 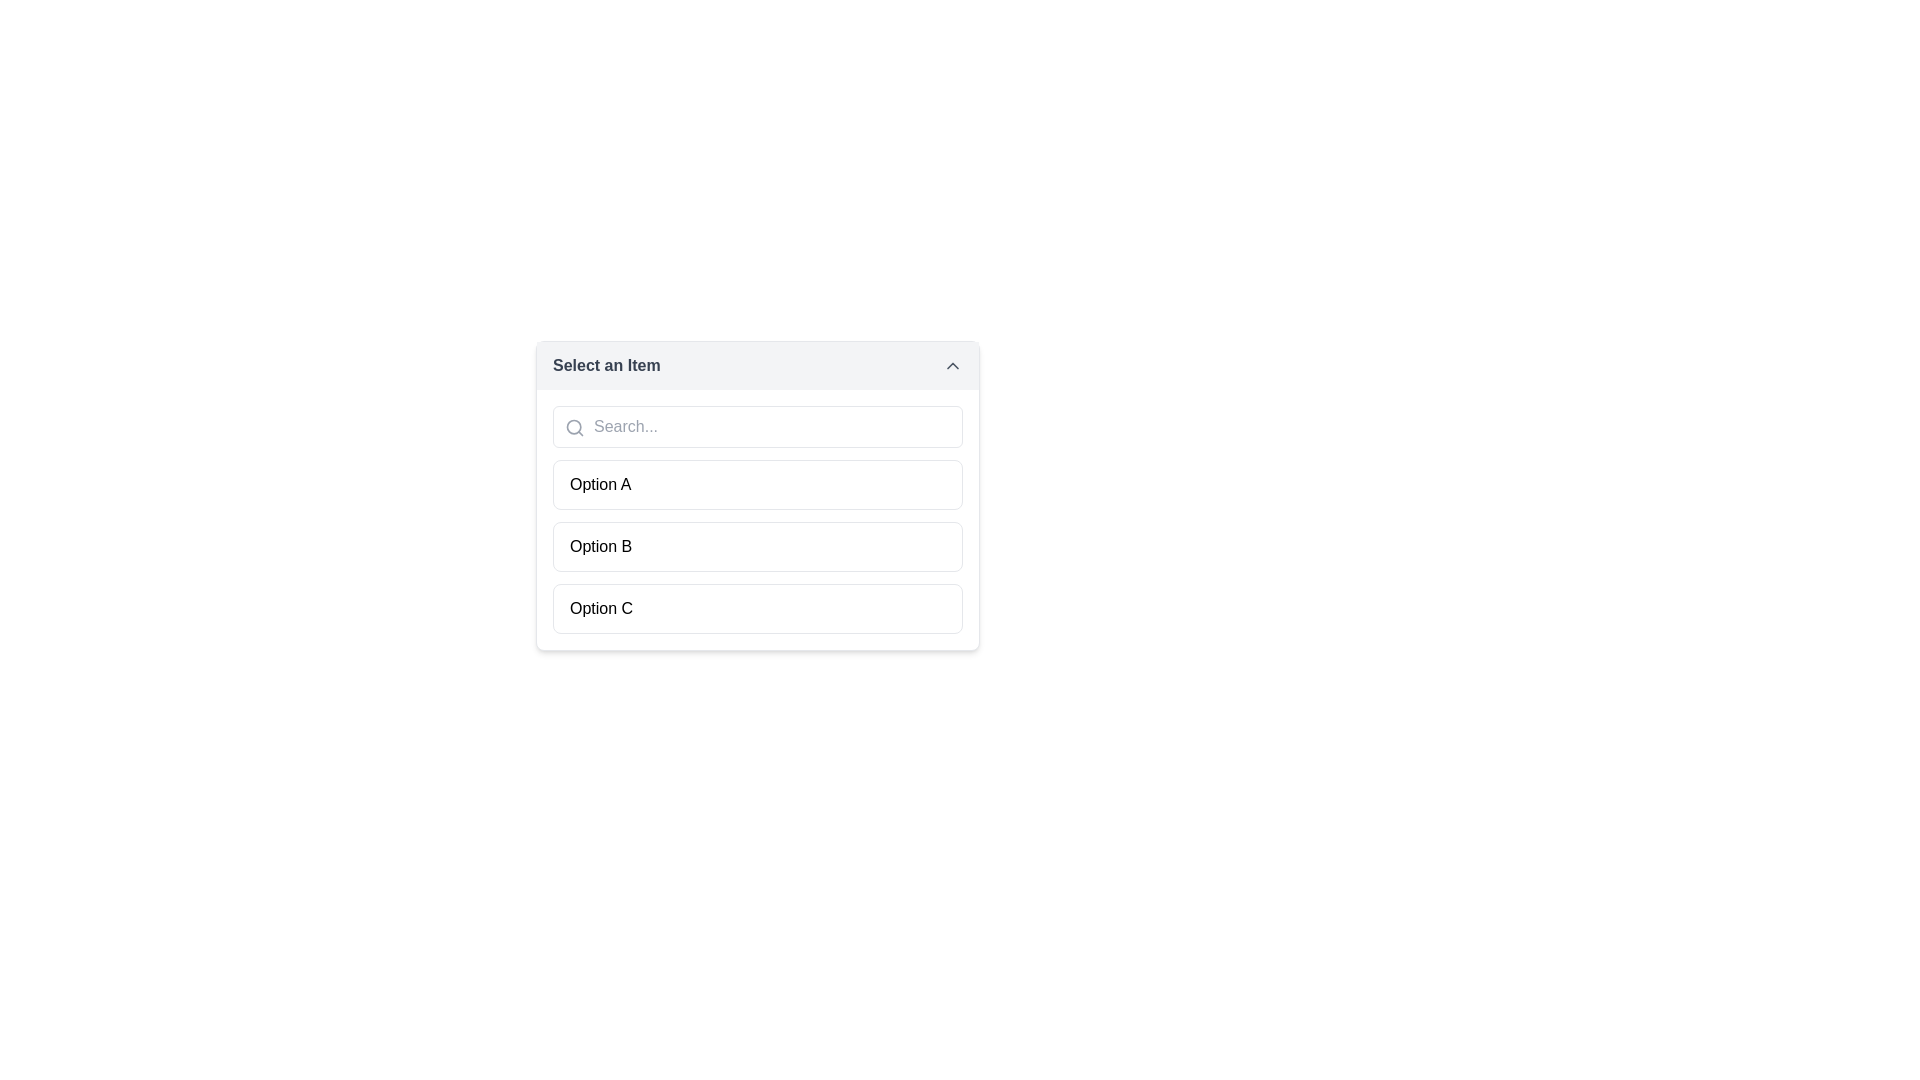 I want to click on the second selectable option 'Option B' in the dropdown interface to trigger the focus effect, so click(x=757, y=547).